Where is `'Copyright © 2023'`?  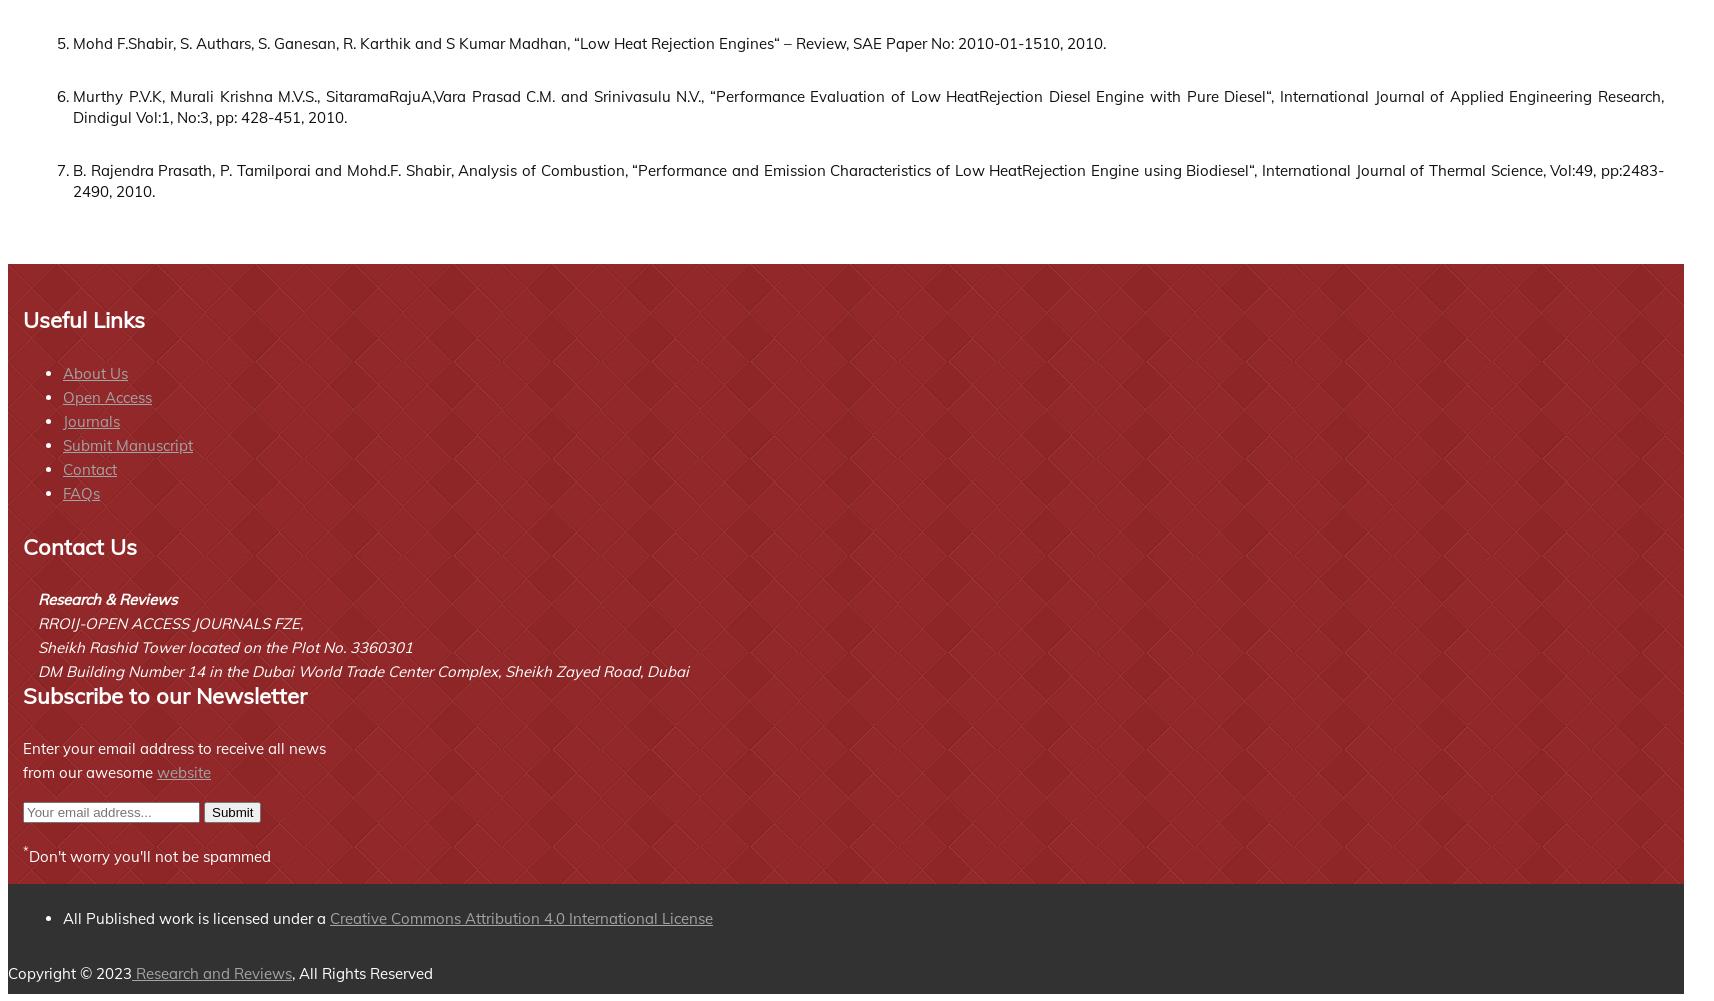
'Copyright © 2023' is located at coordinates (68, 972).